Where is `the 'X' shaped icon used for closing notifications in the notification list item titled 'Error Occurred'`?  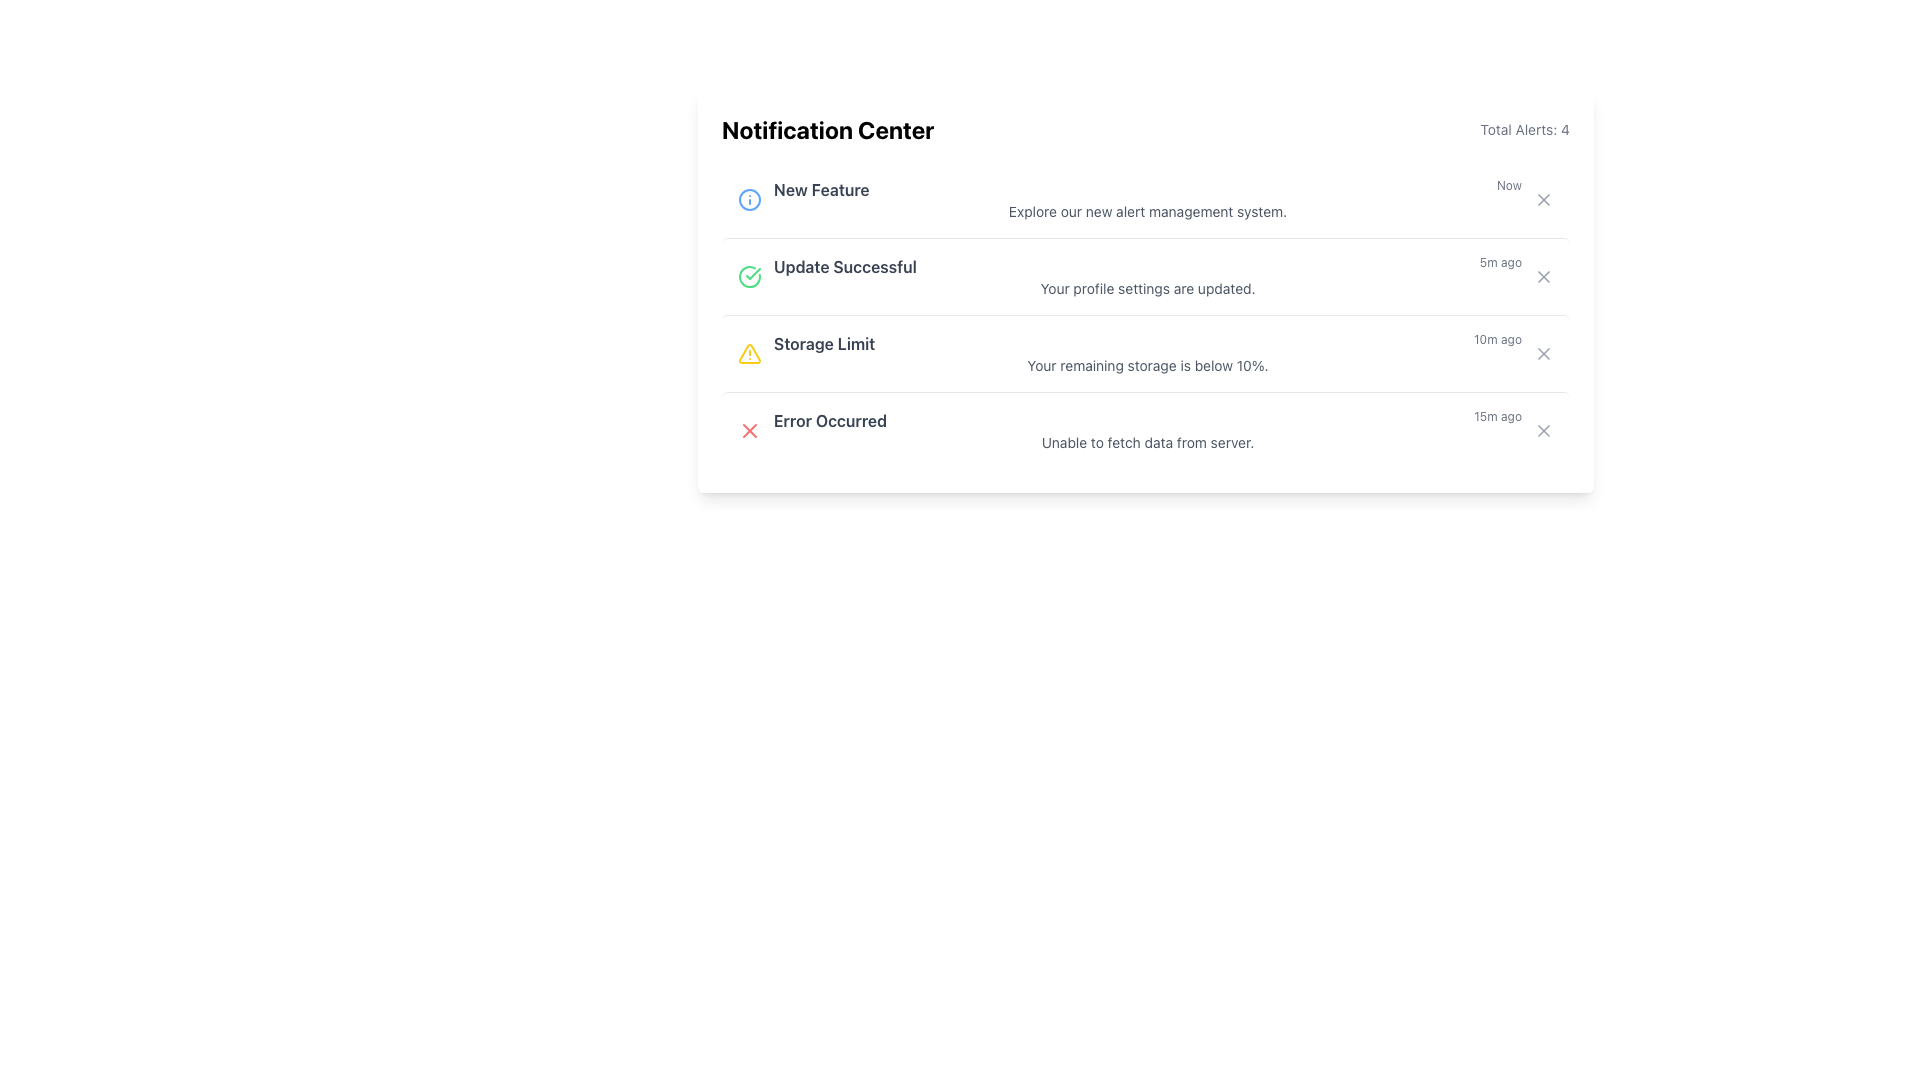
the 'X' shaped icon used for closing notifications in the notification list item titled 'Error Occurred' is located at coordinates (1543, 430).